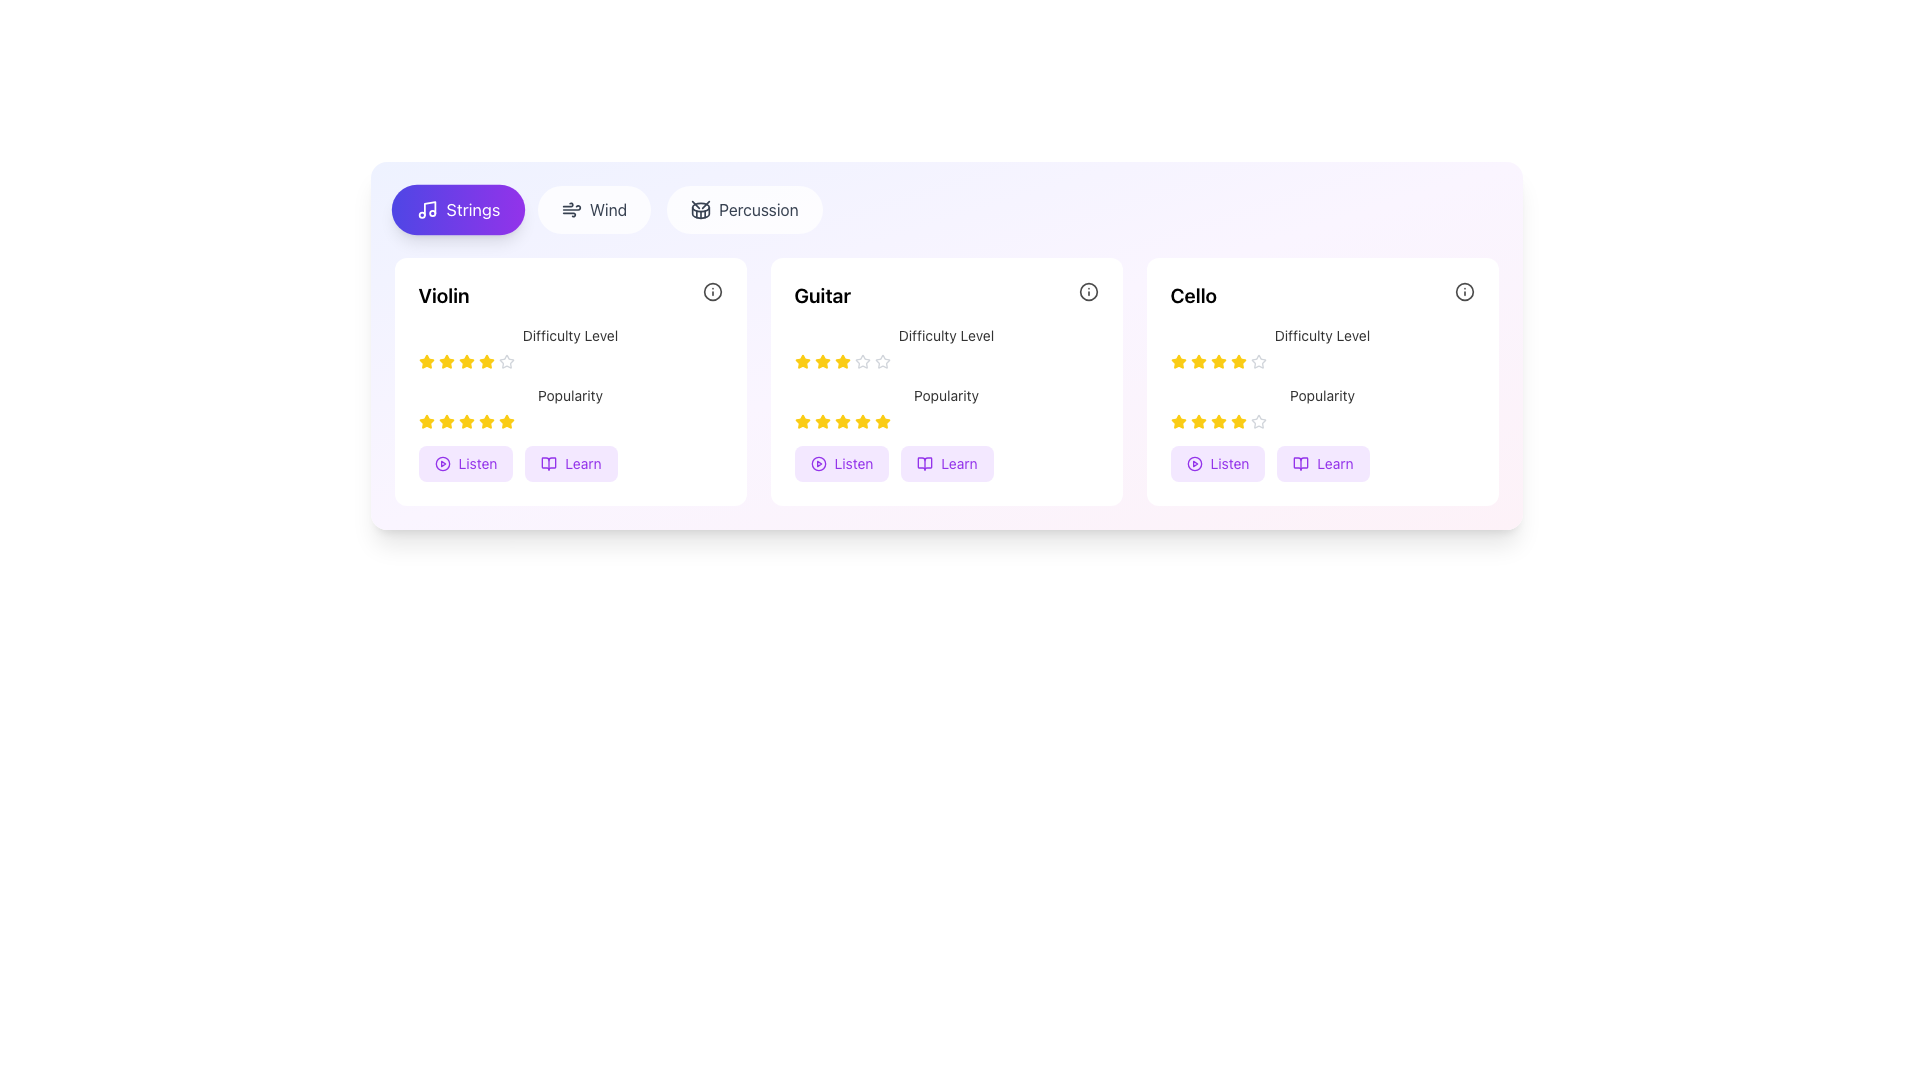 The height and width of the screenshot is (1080, 1920). What do you see at coordinates (426, 209) in the screenshot?
I see `the musical note icon located on the vibrant 'Strings' button with a gradient background, positioned in the top-left corner of the interface` at bounding box center [426, 209].